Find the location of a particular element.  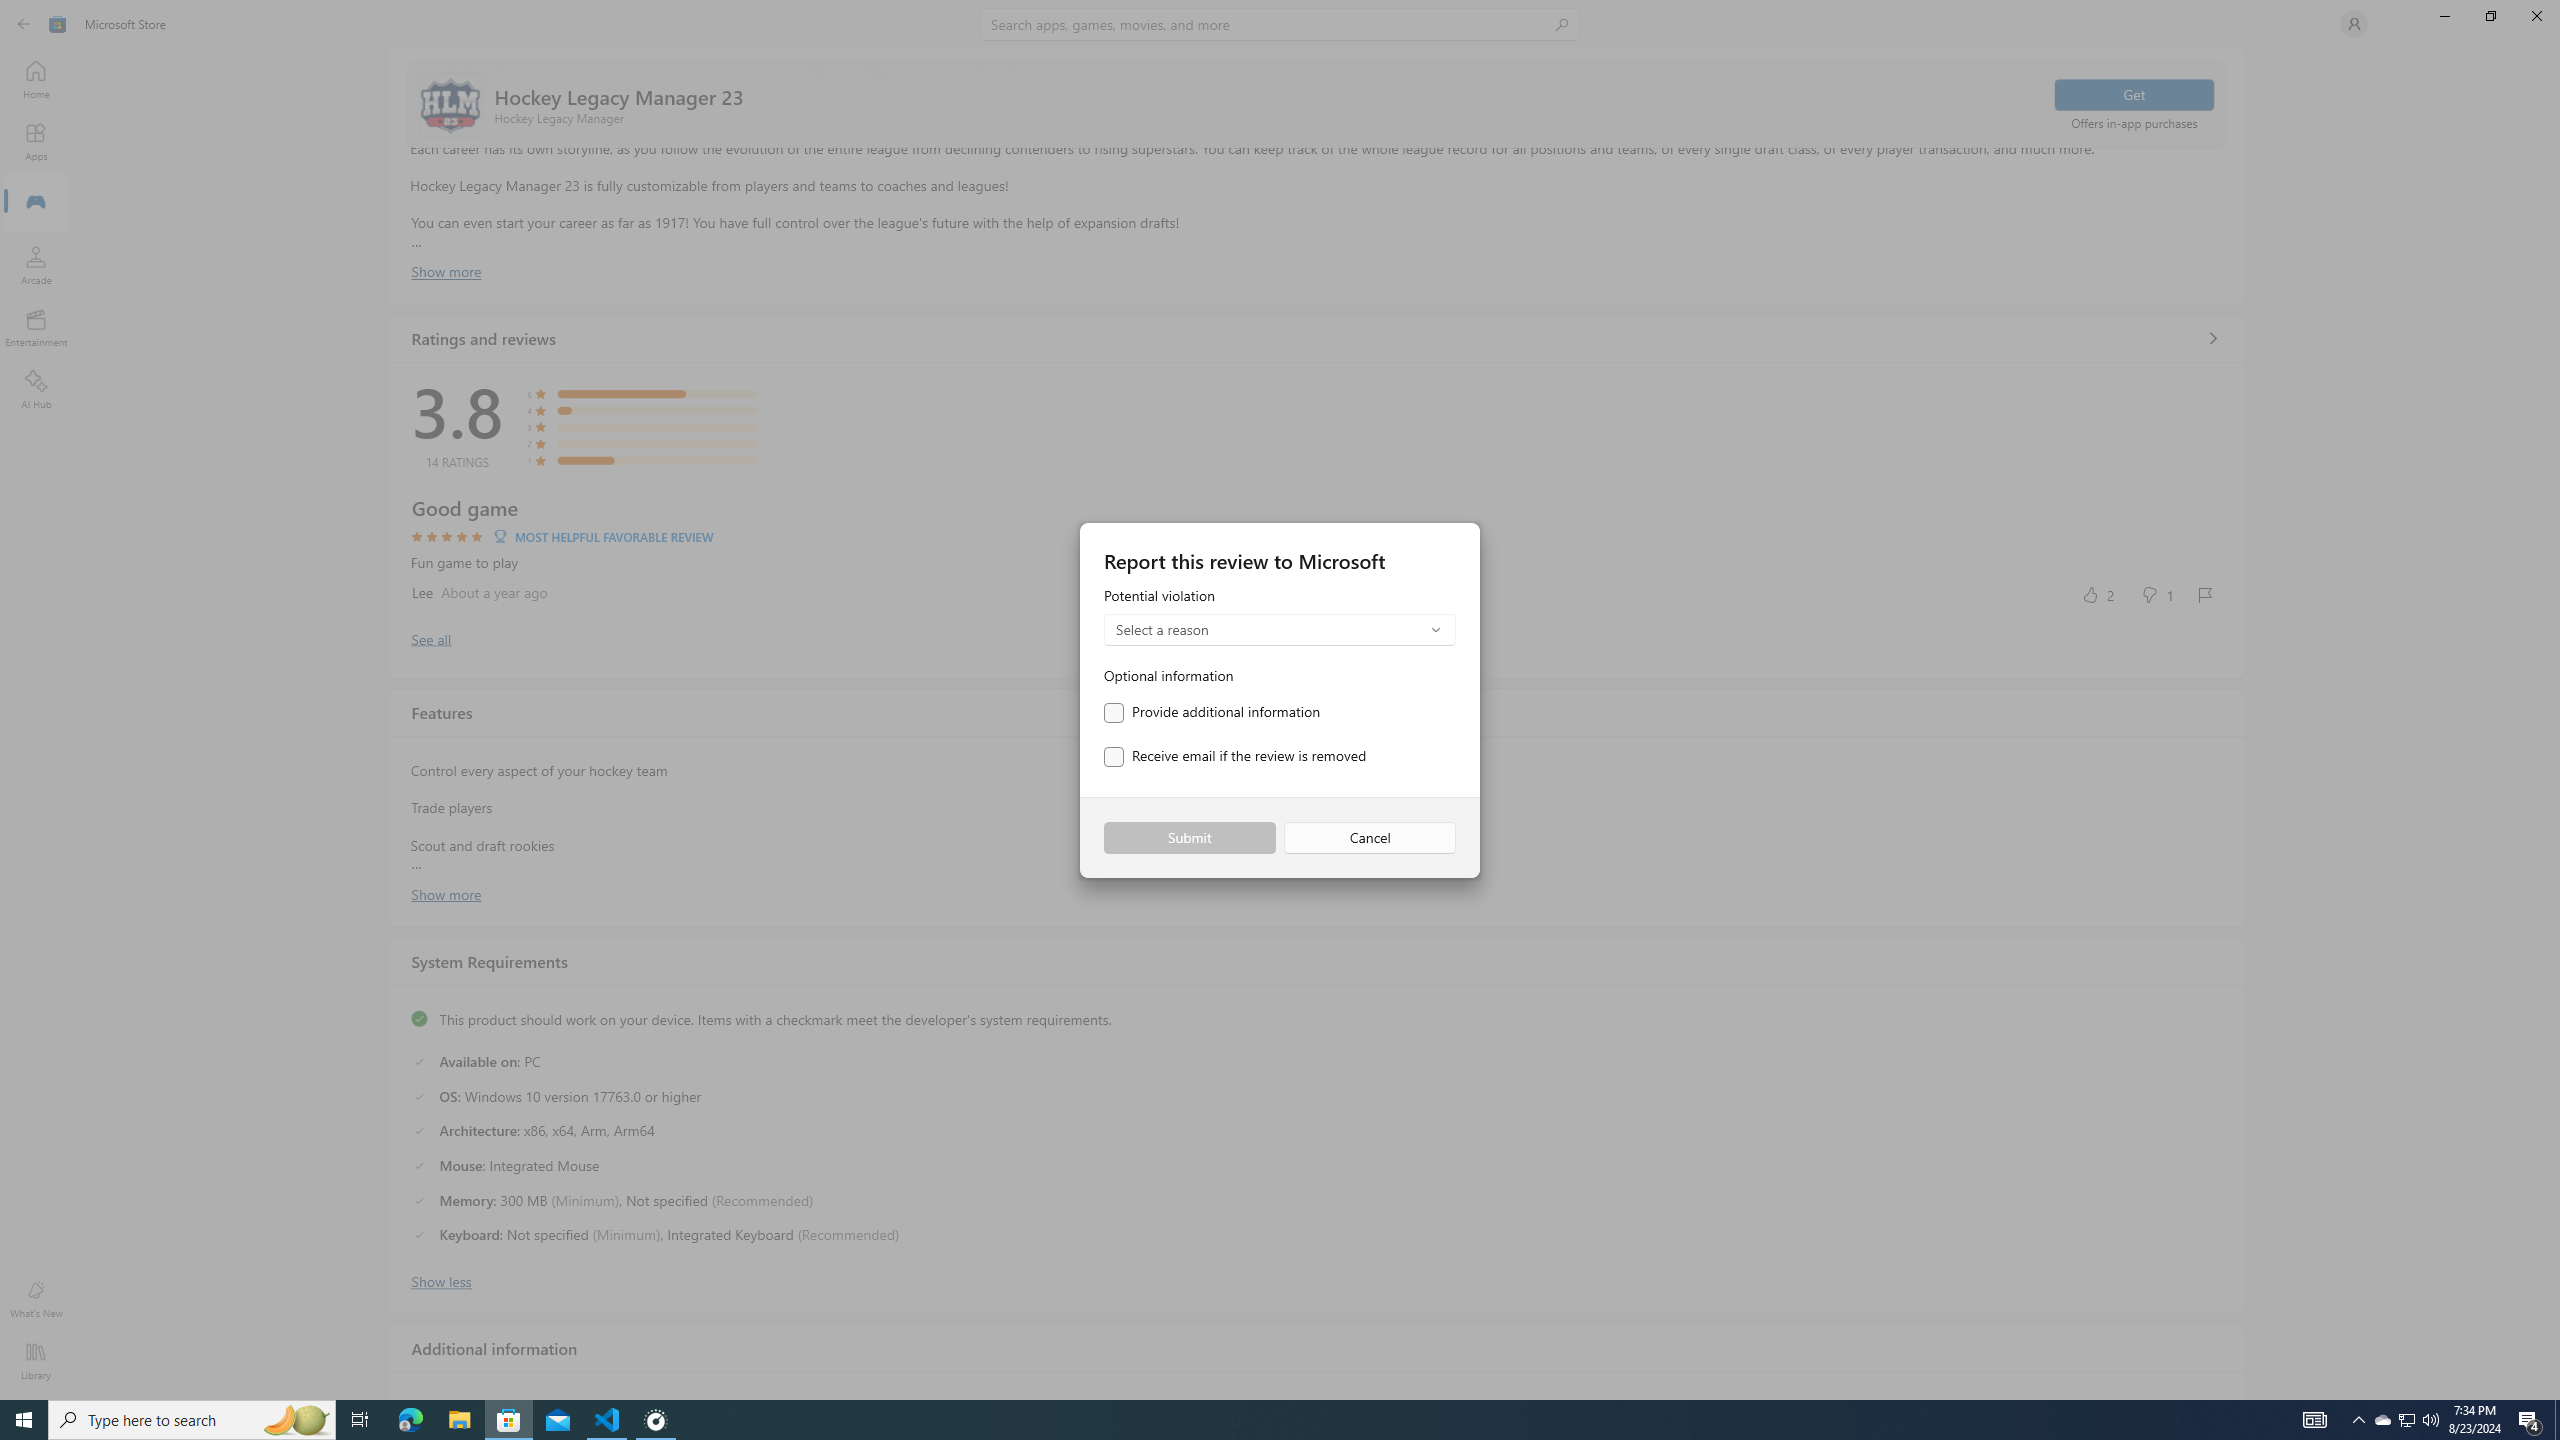

'Show all ratings and reviews' is located at coordinates (429, 637).